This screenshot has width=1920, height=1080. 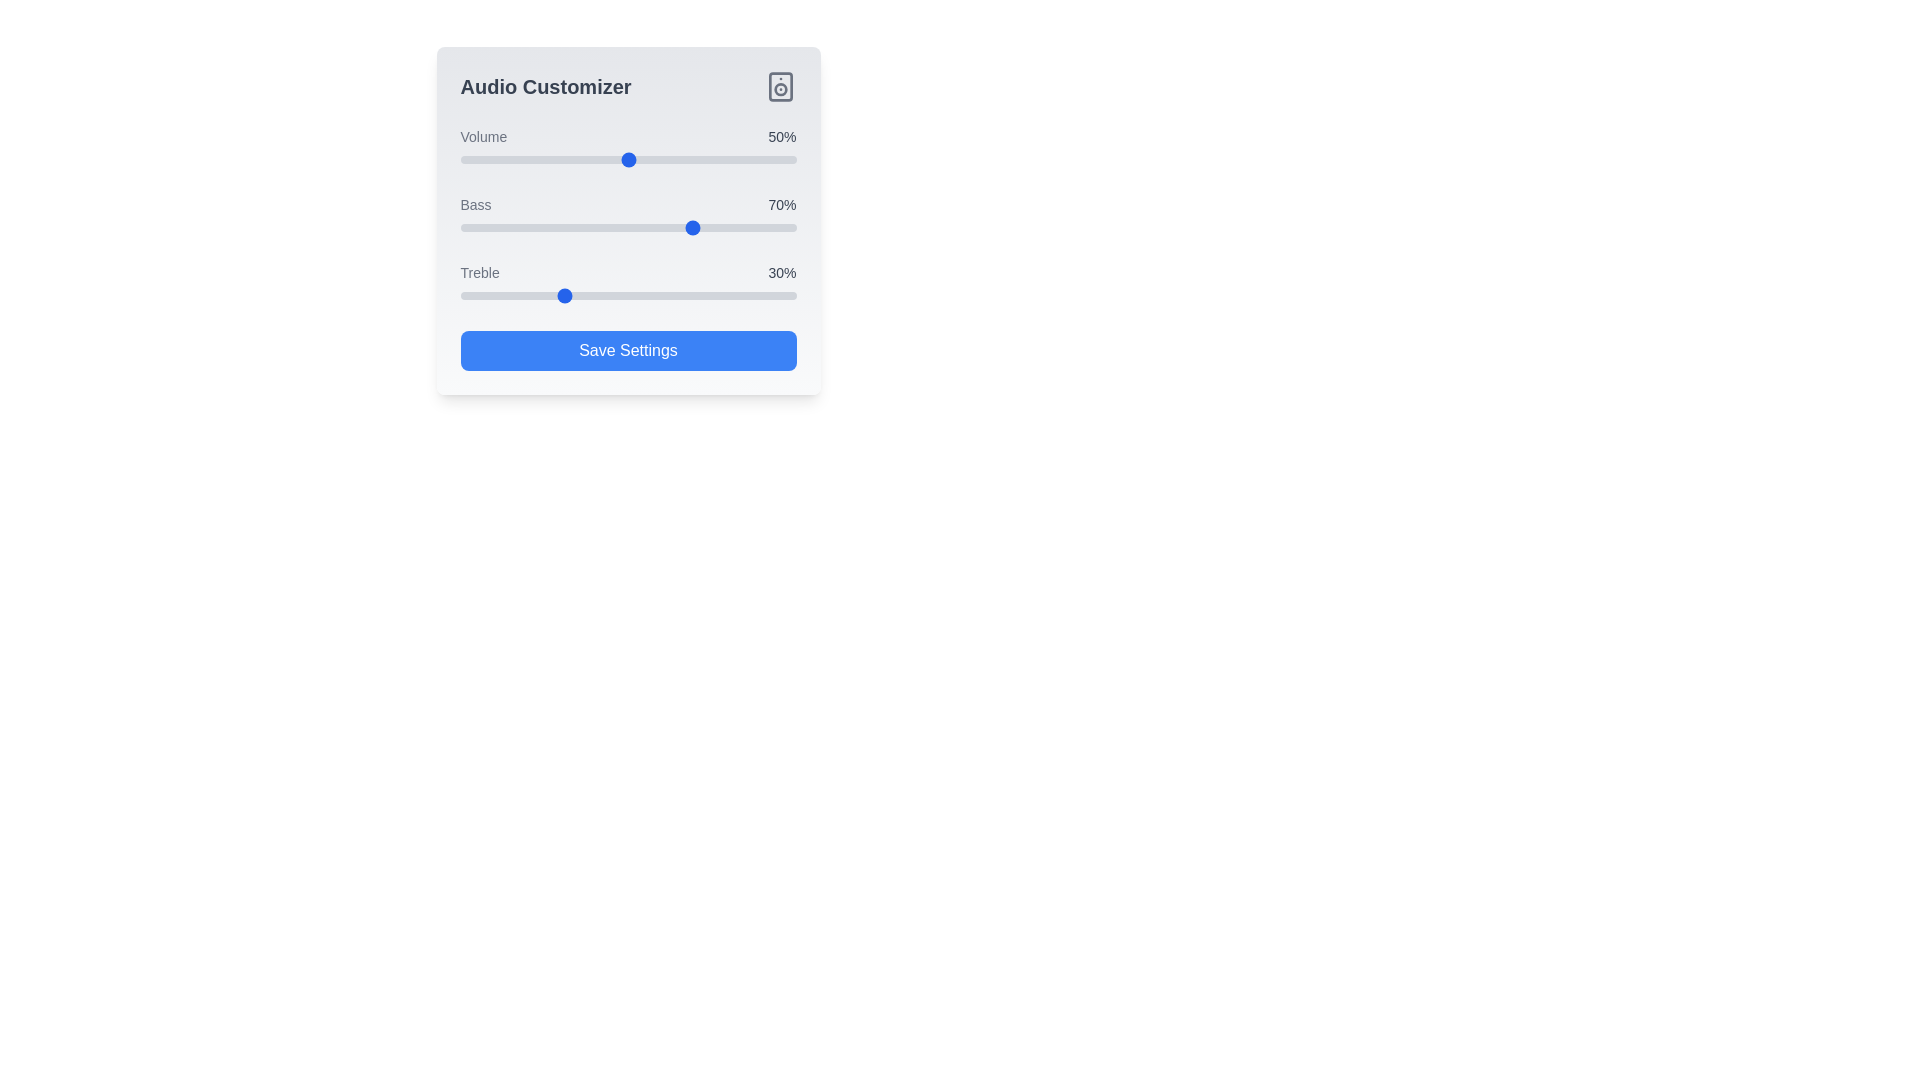 What do you see at coordinates (779, 86) in the screenshot?
I see `the speaker icon to interact with it` at bounding box center [779, 86].